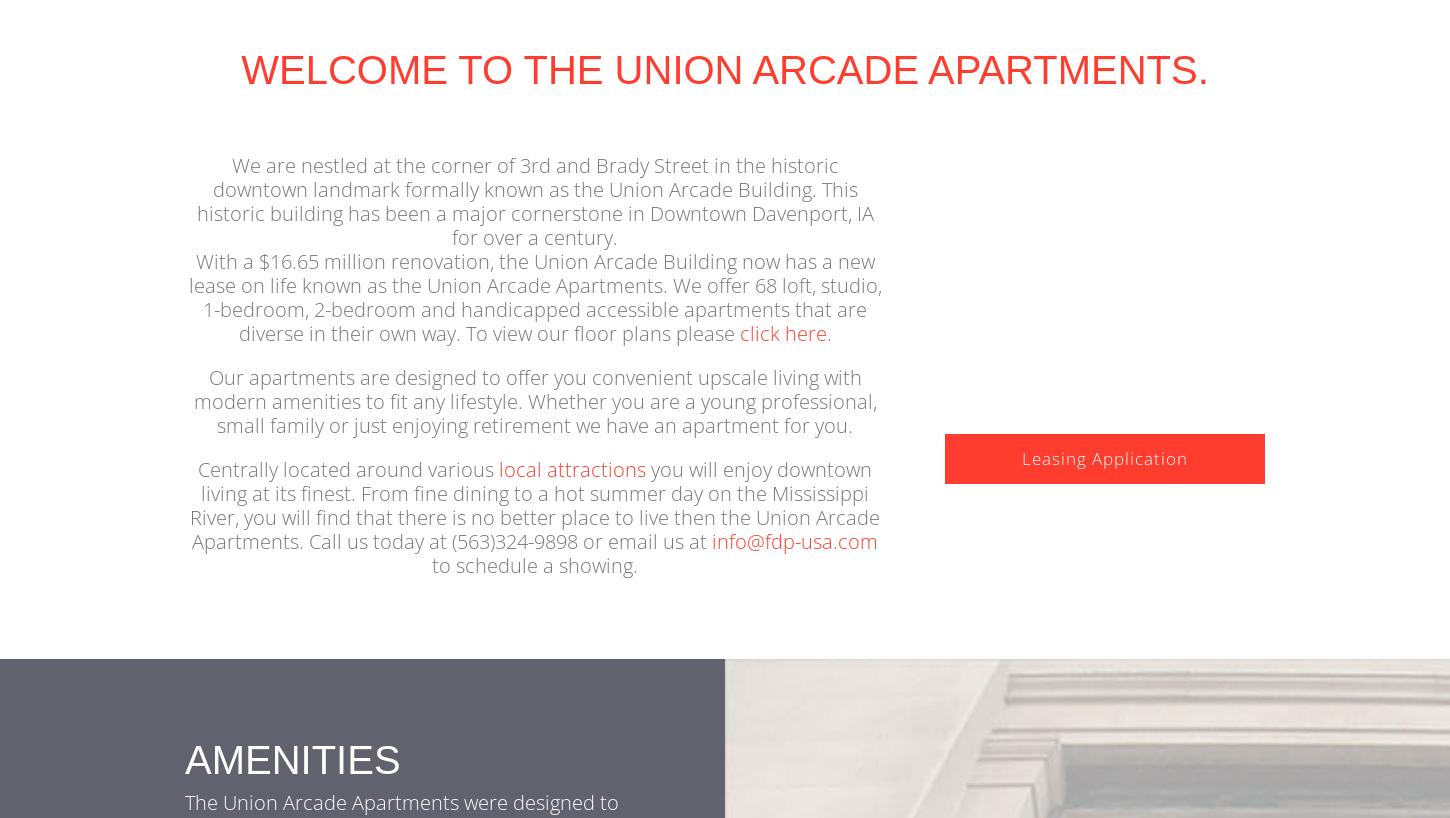 The image size is (1450, 818). I want to click on 'With a $16.65 million renovation, the Union Arcade Building now has a new lease on life known as the Union Arcade Apartments. We offer 68 loft, studio, 1-bedroom, 2-bedroom and handicapped accessible apartments that are diverse in their own way. To view our floor plans please', so click(534, 326).